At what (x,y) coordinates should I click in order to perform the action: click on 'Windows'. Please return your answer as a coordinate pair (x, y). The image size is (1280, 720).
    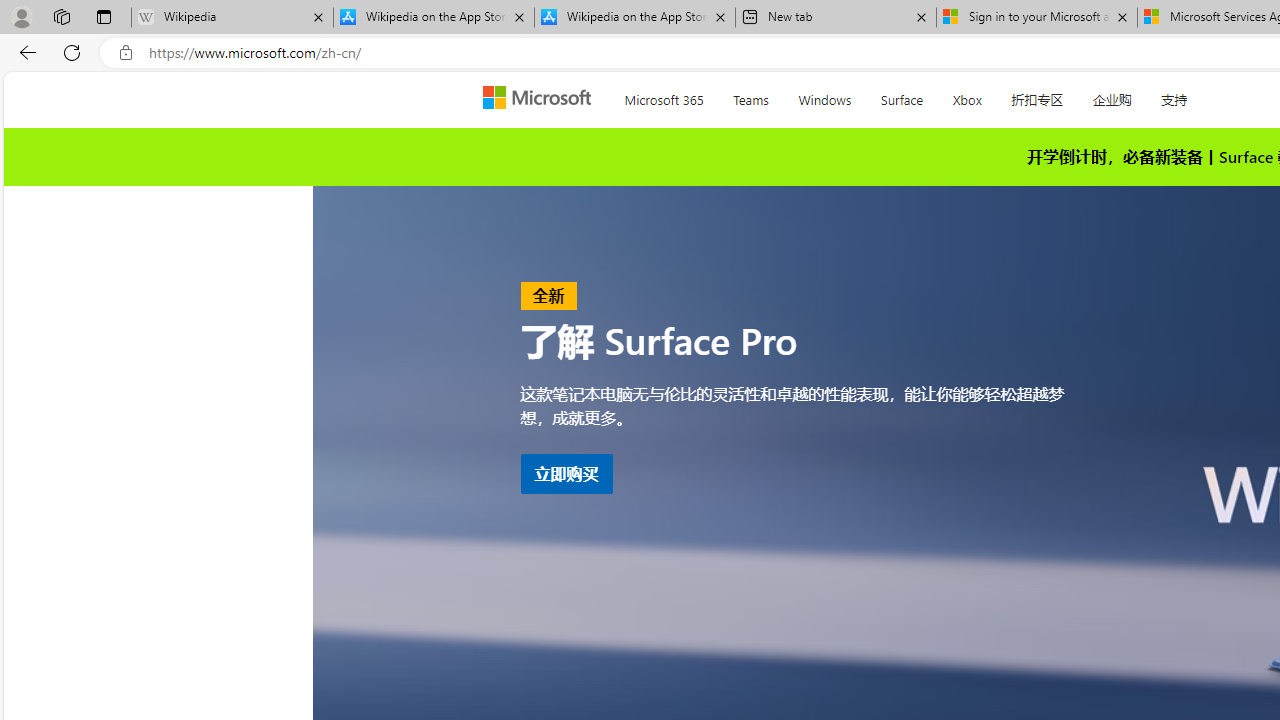
    Looking at the image, I should click on (824, 96).